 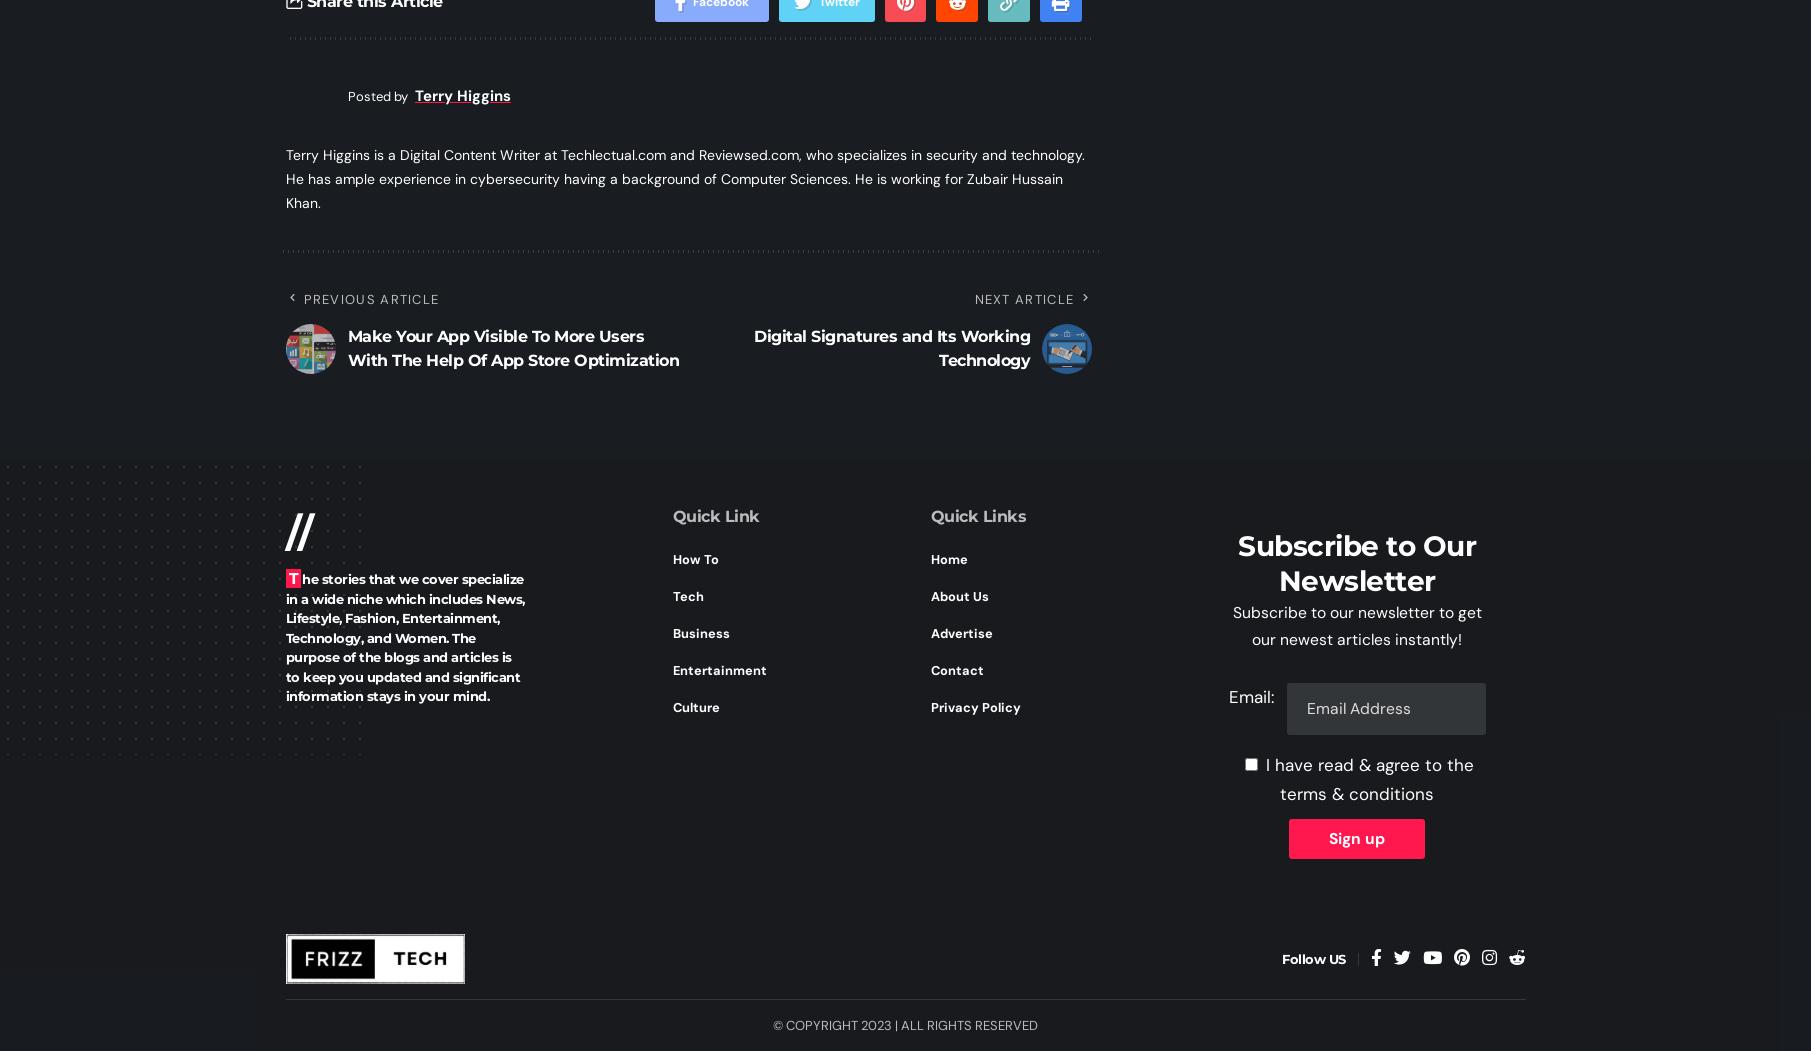 What do you see at coordinates (700, 631) in the screenshot?
I see `'Business'` at bounding box center [700, 631].